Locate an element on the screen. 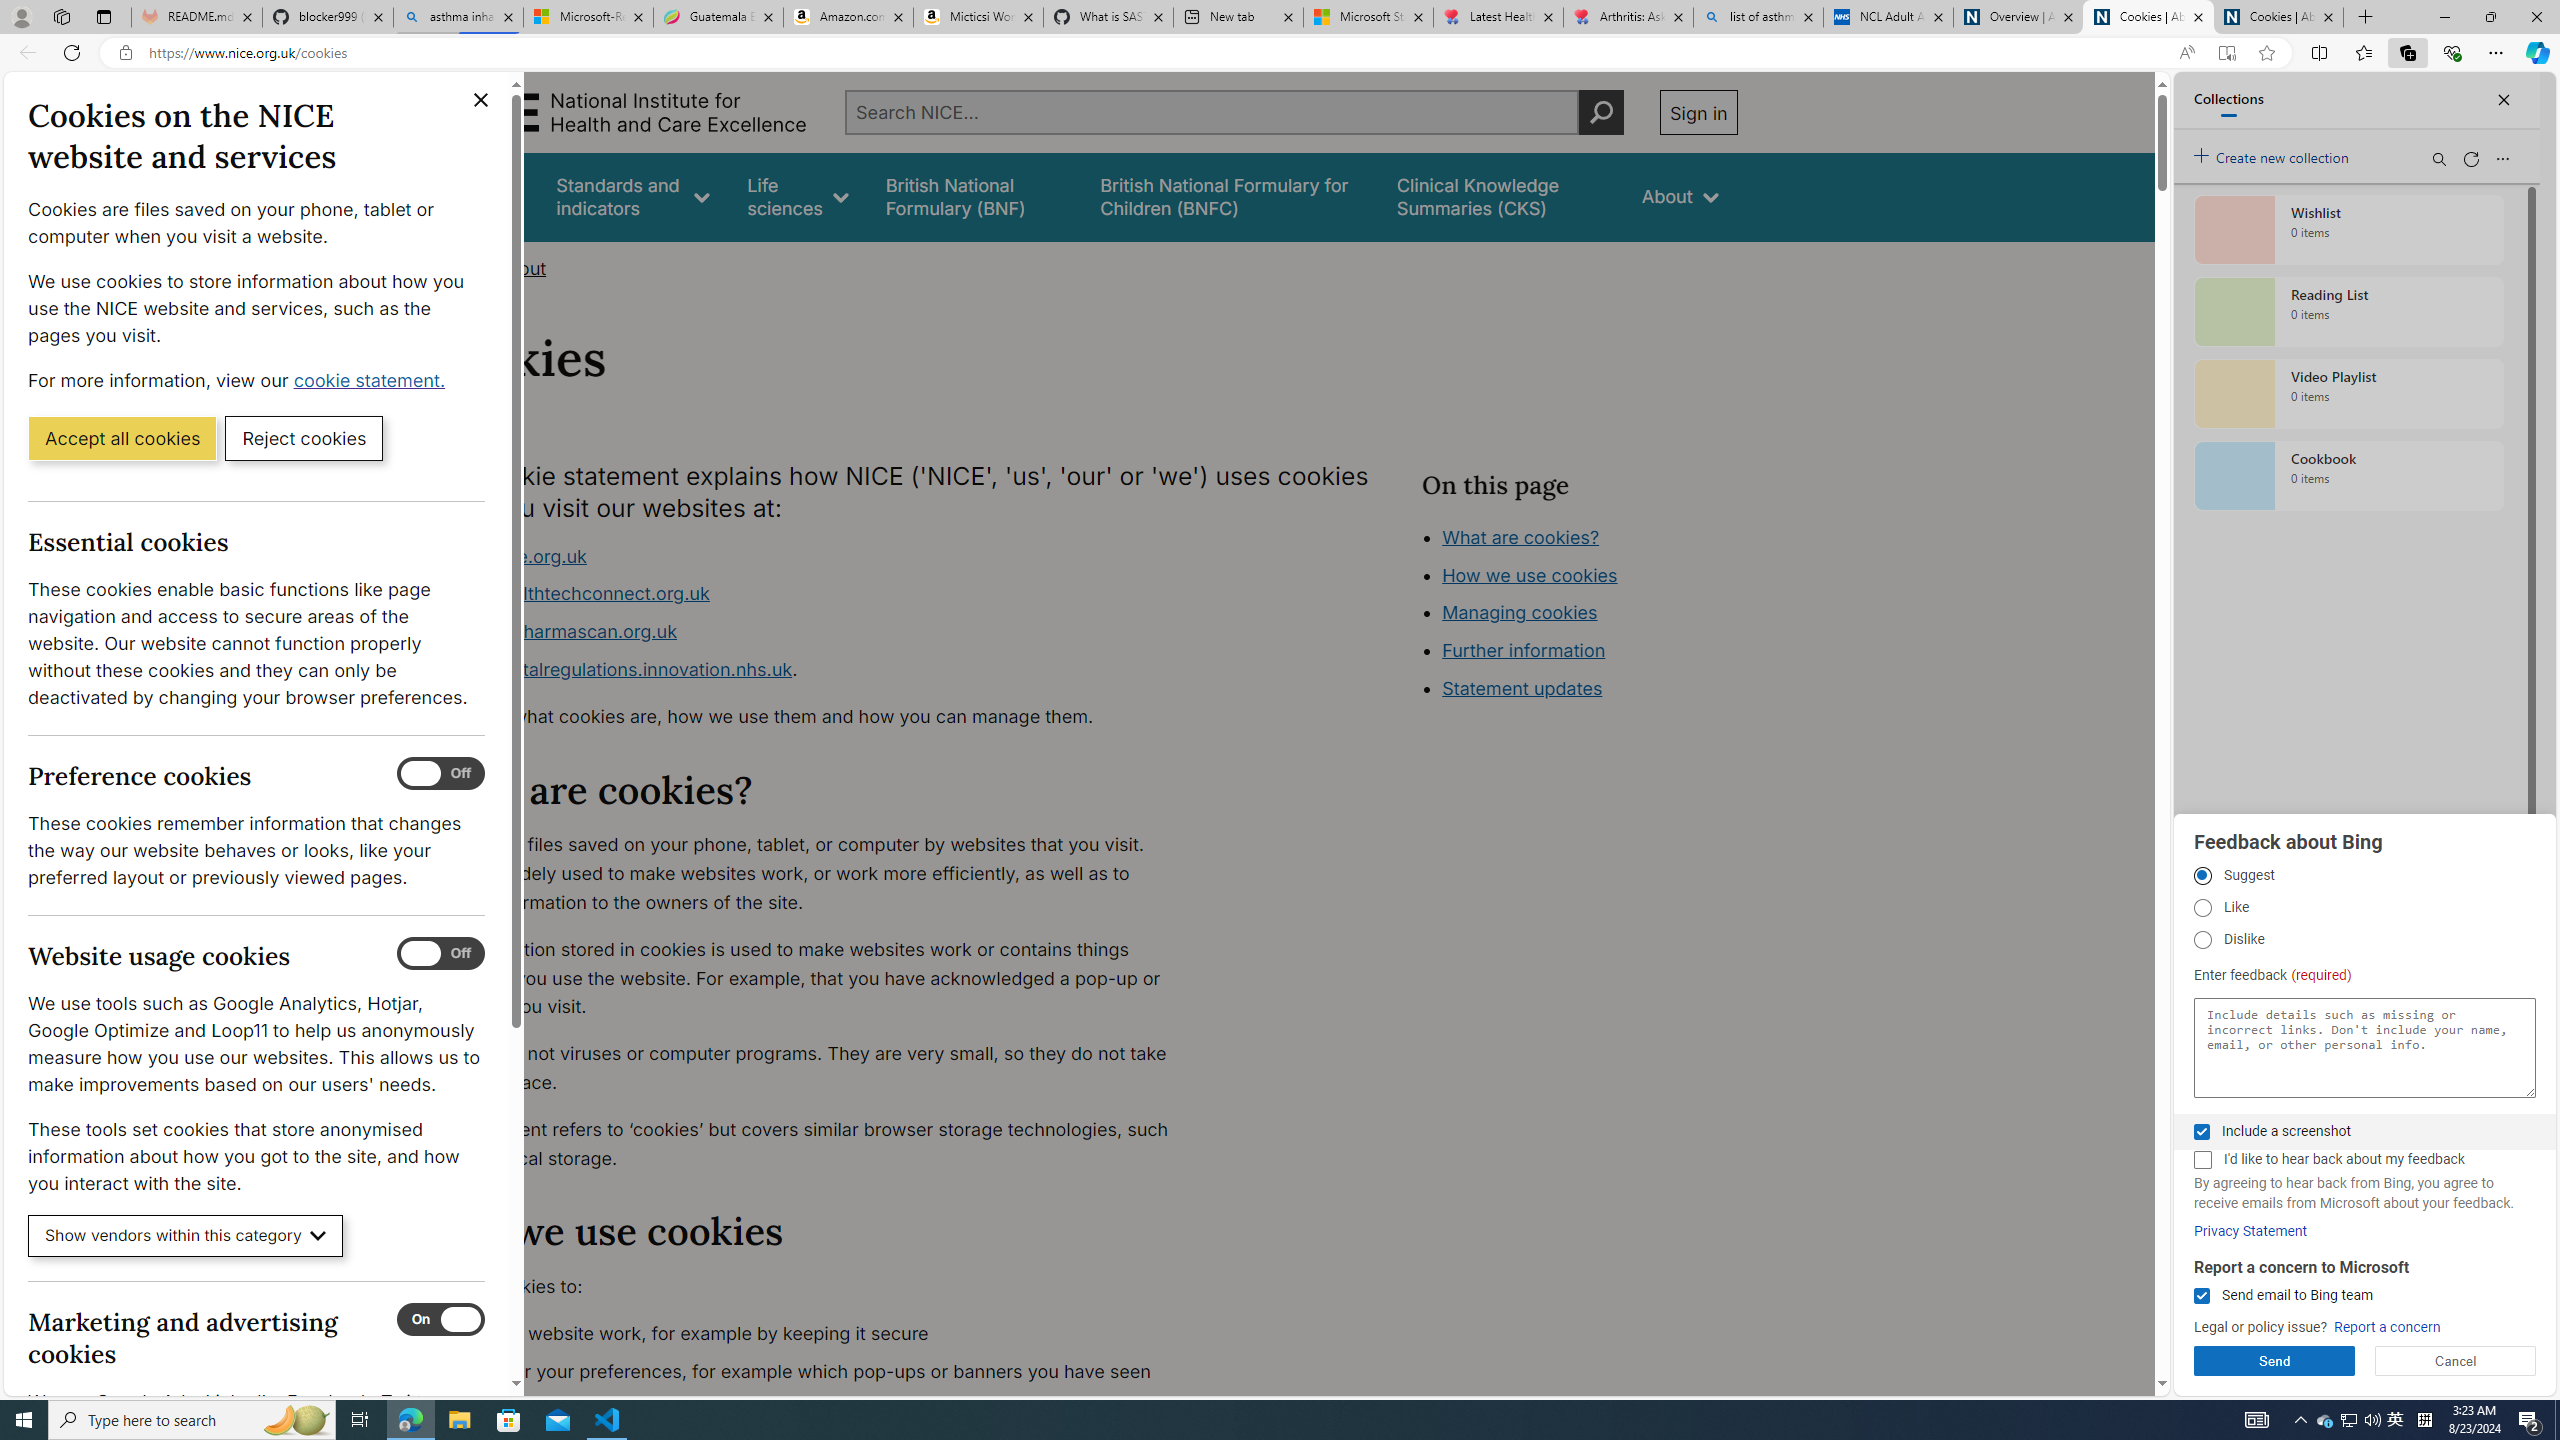  'Website usage cookies' is located at coordinates (440, 953).